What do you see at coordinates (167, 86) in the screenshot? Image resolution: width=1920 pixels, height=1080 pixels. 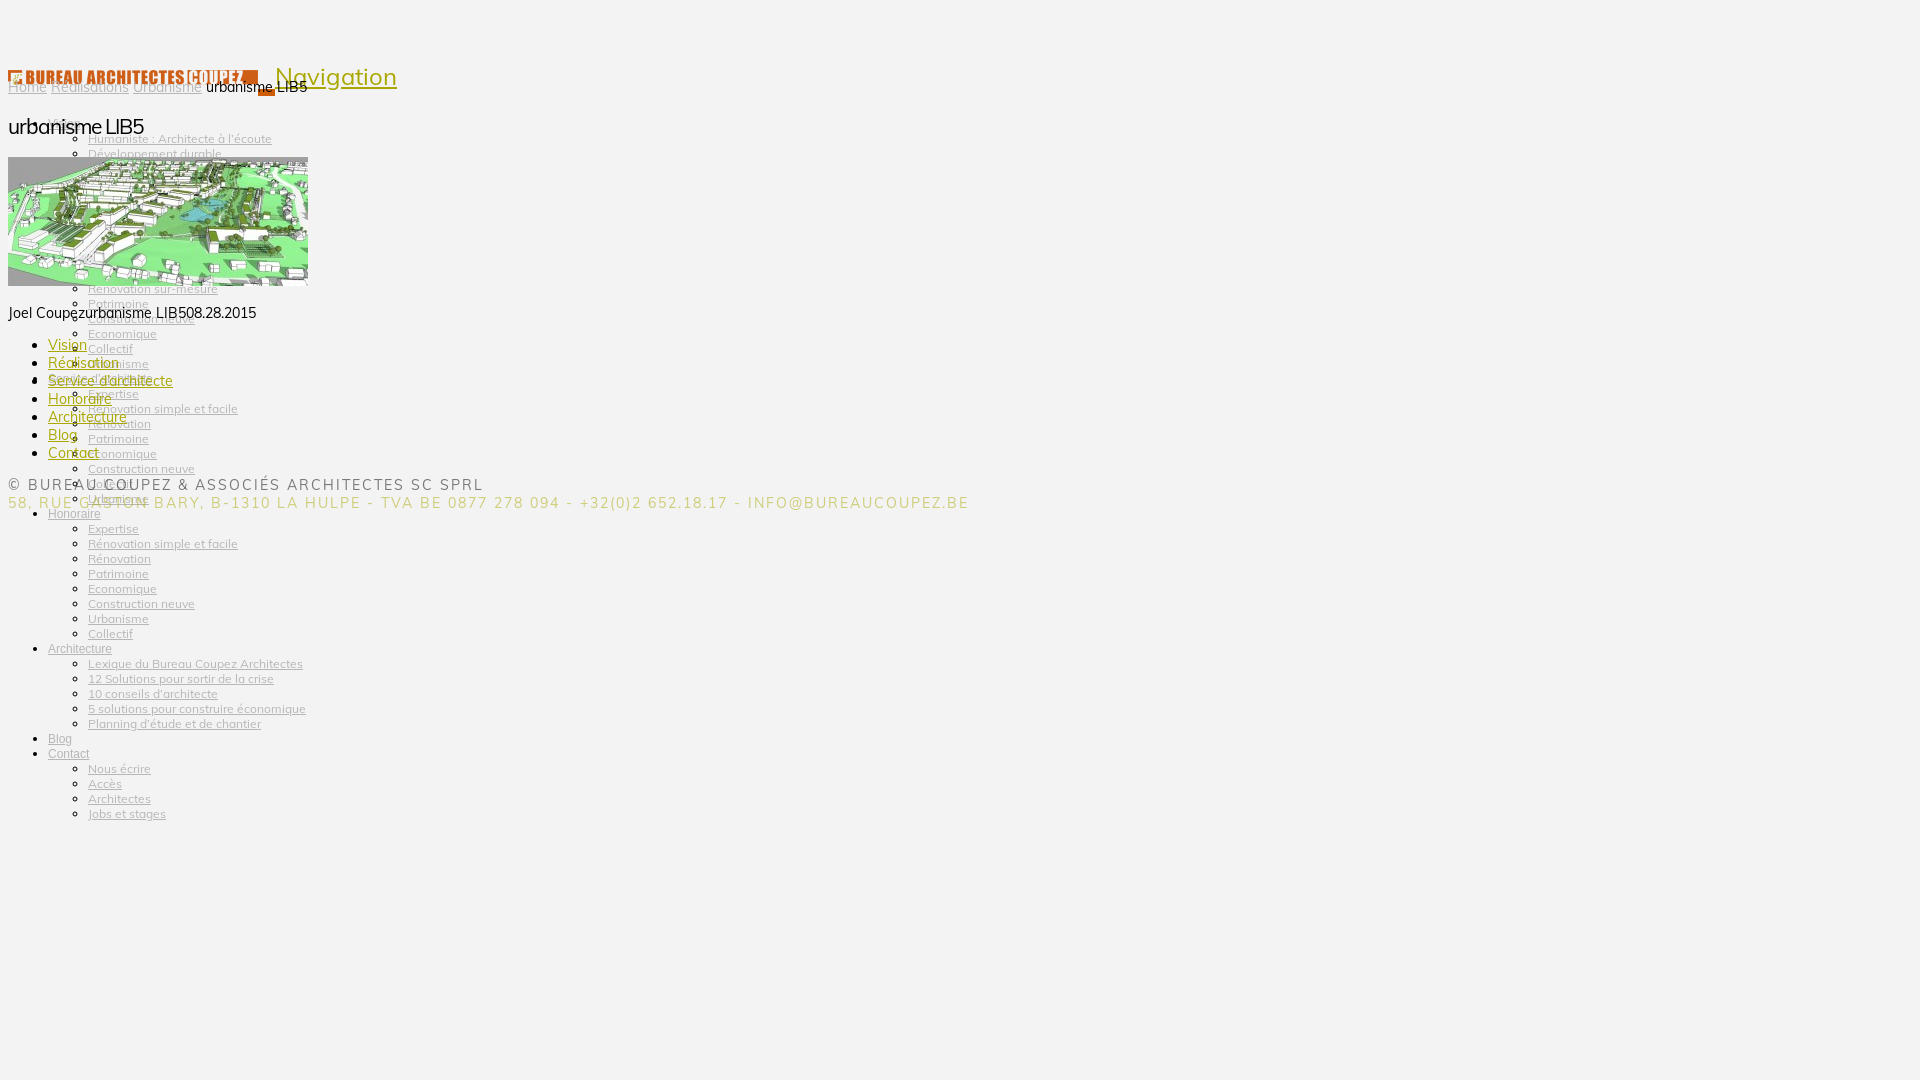 I see `'Urbanisme'` at bounding box center [167, 86].